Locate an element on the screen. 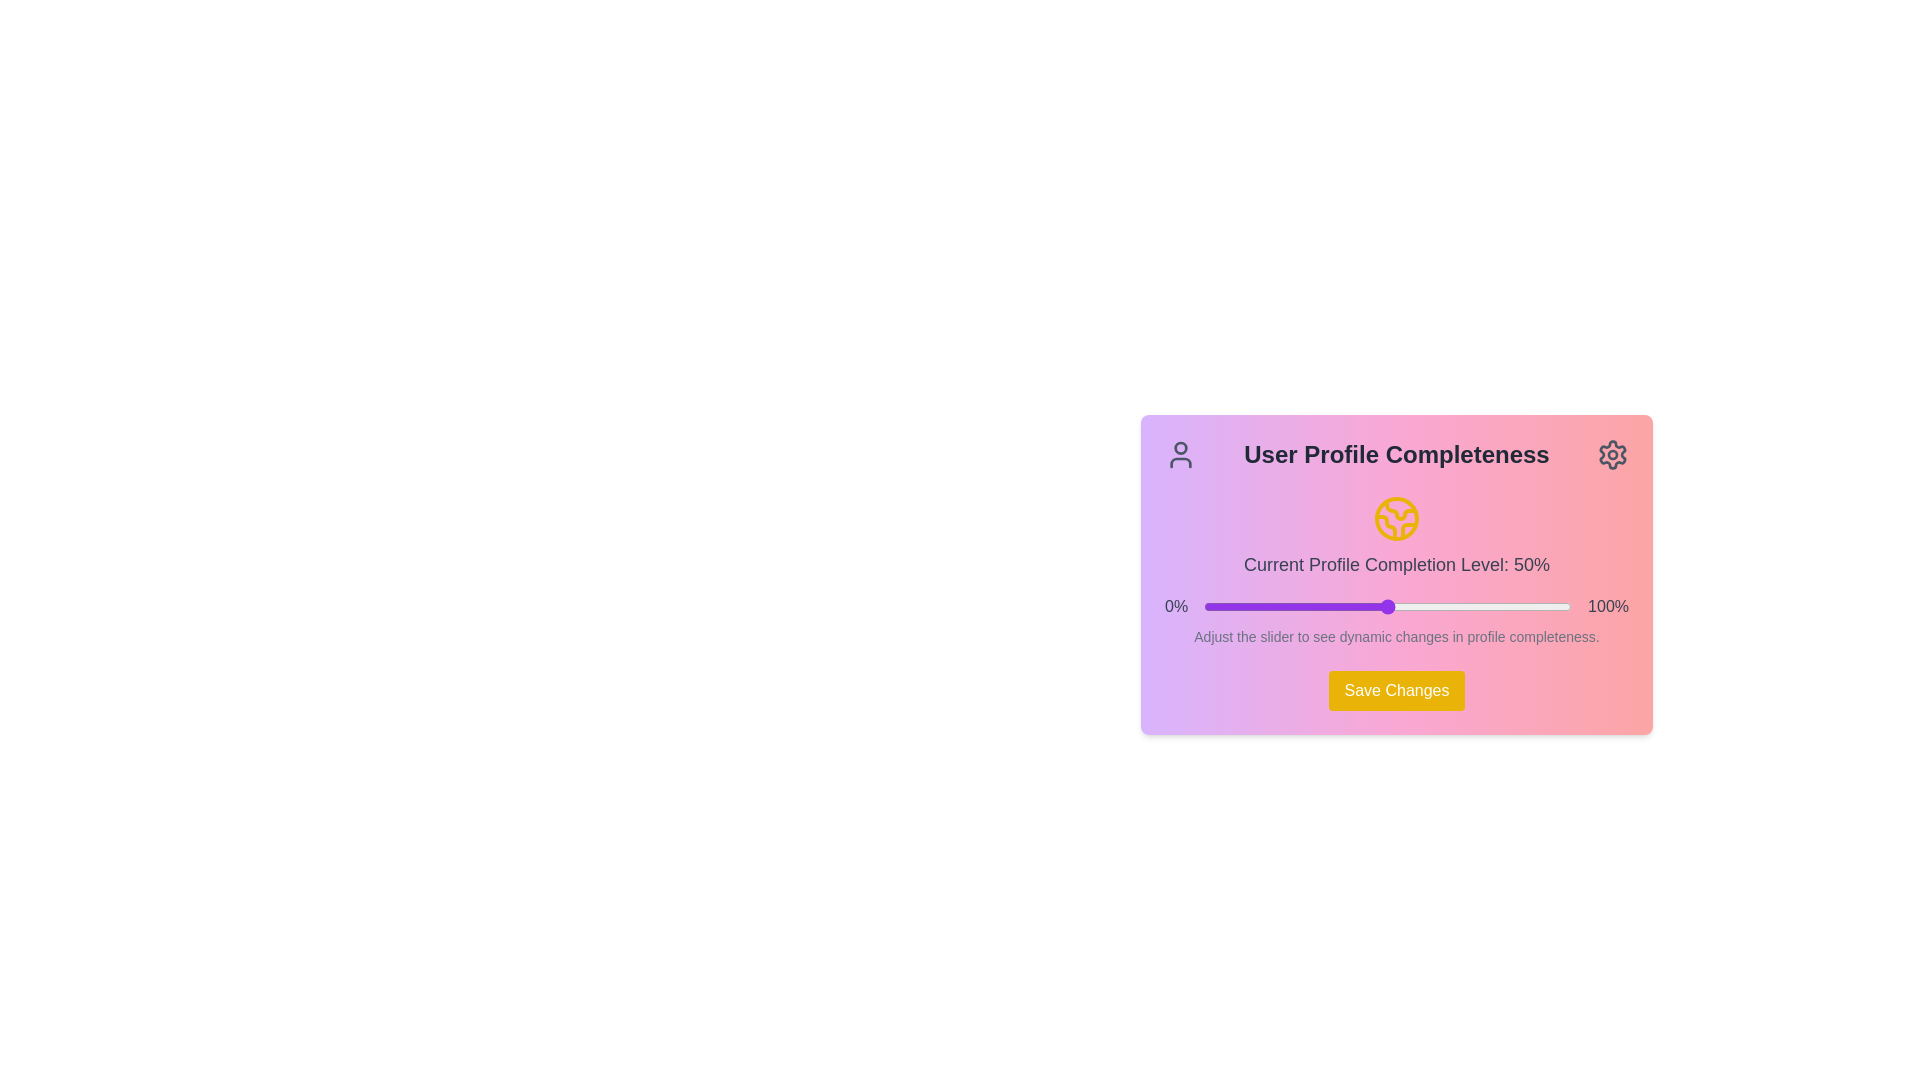 The width and height of the screenshot is (1920, 1080). the 'User Profile Completeness' text label, which is centrally positioned near the top of a colored card with bold, large font in dark gray color is located at coordinates (1395, 455).